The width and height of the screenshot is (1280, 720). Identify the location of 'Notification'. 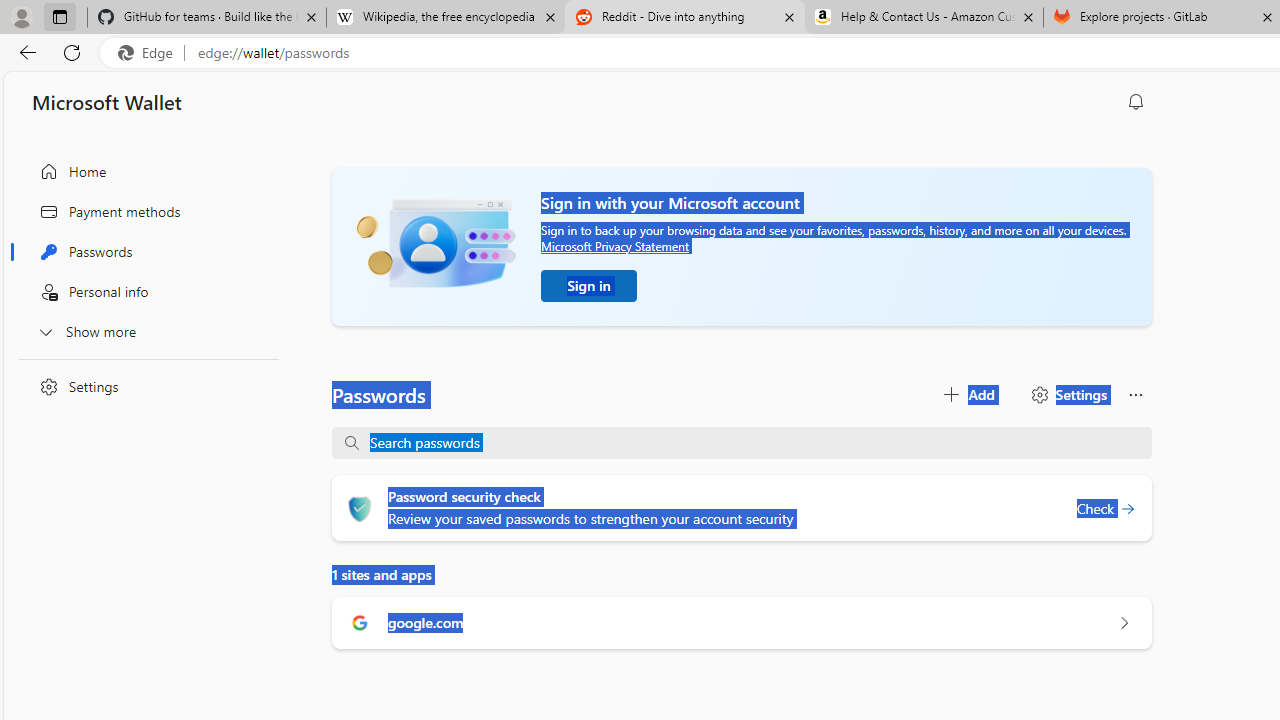
(1136, 101).